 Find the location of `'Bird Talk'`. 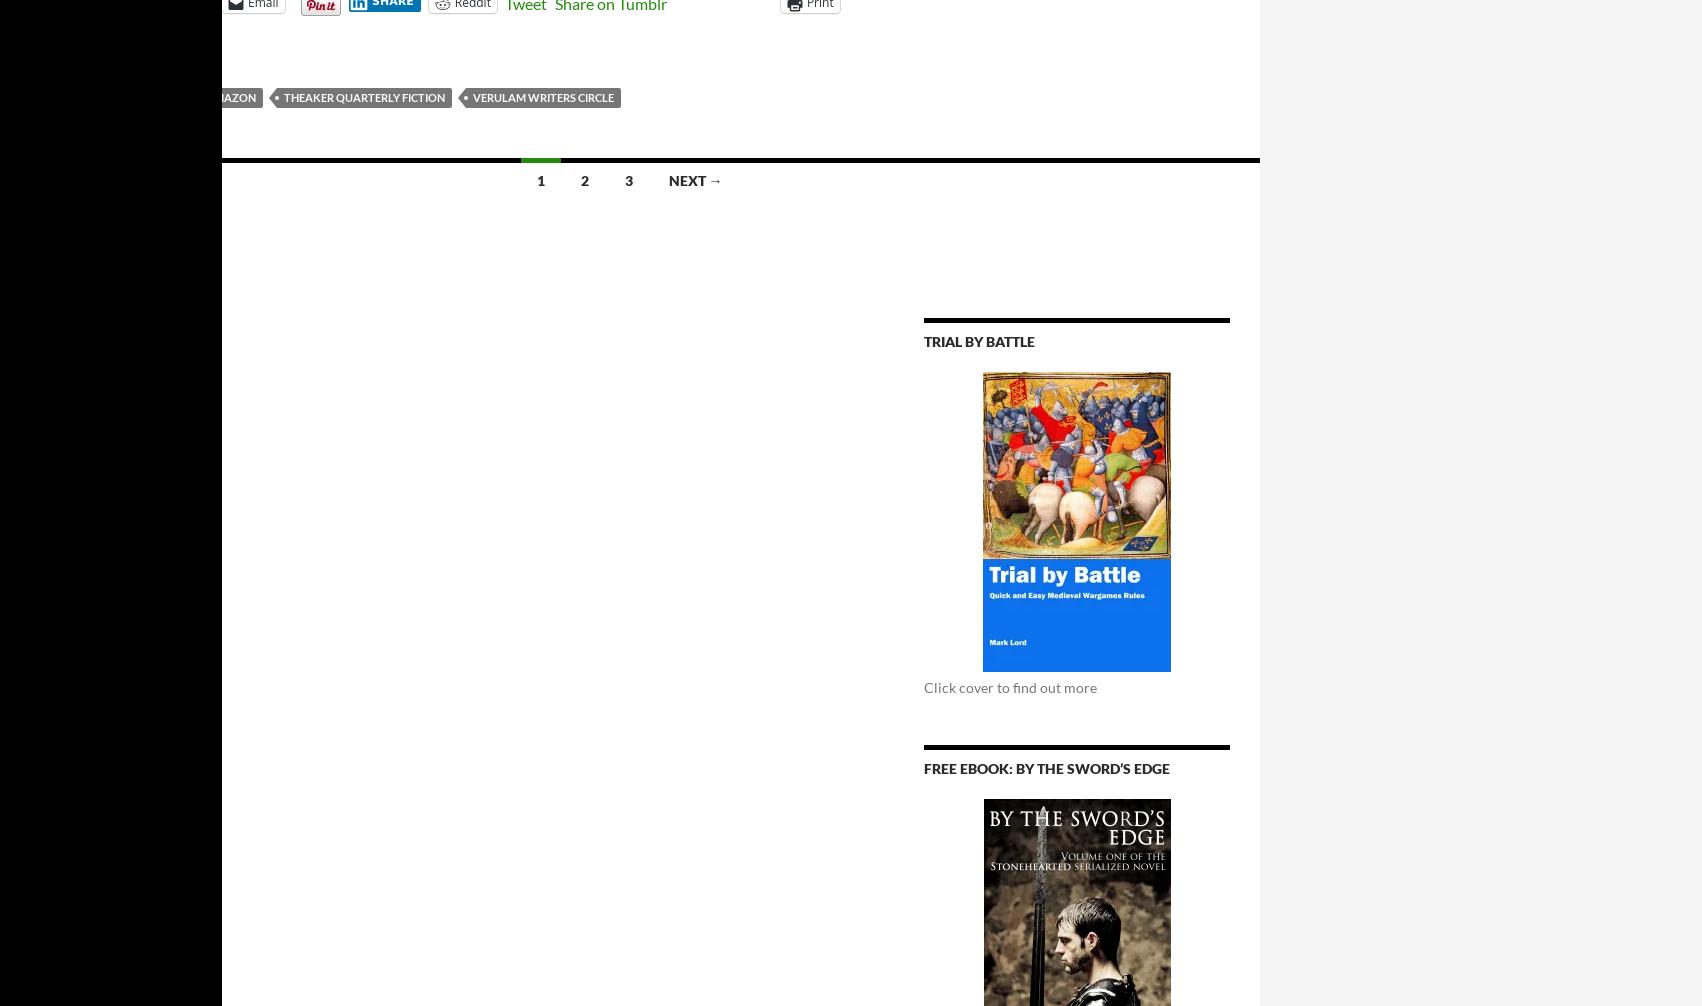

'Bird Talk' is located at coordinates (44, 97).